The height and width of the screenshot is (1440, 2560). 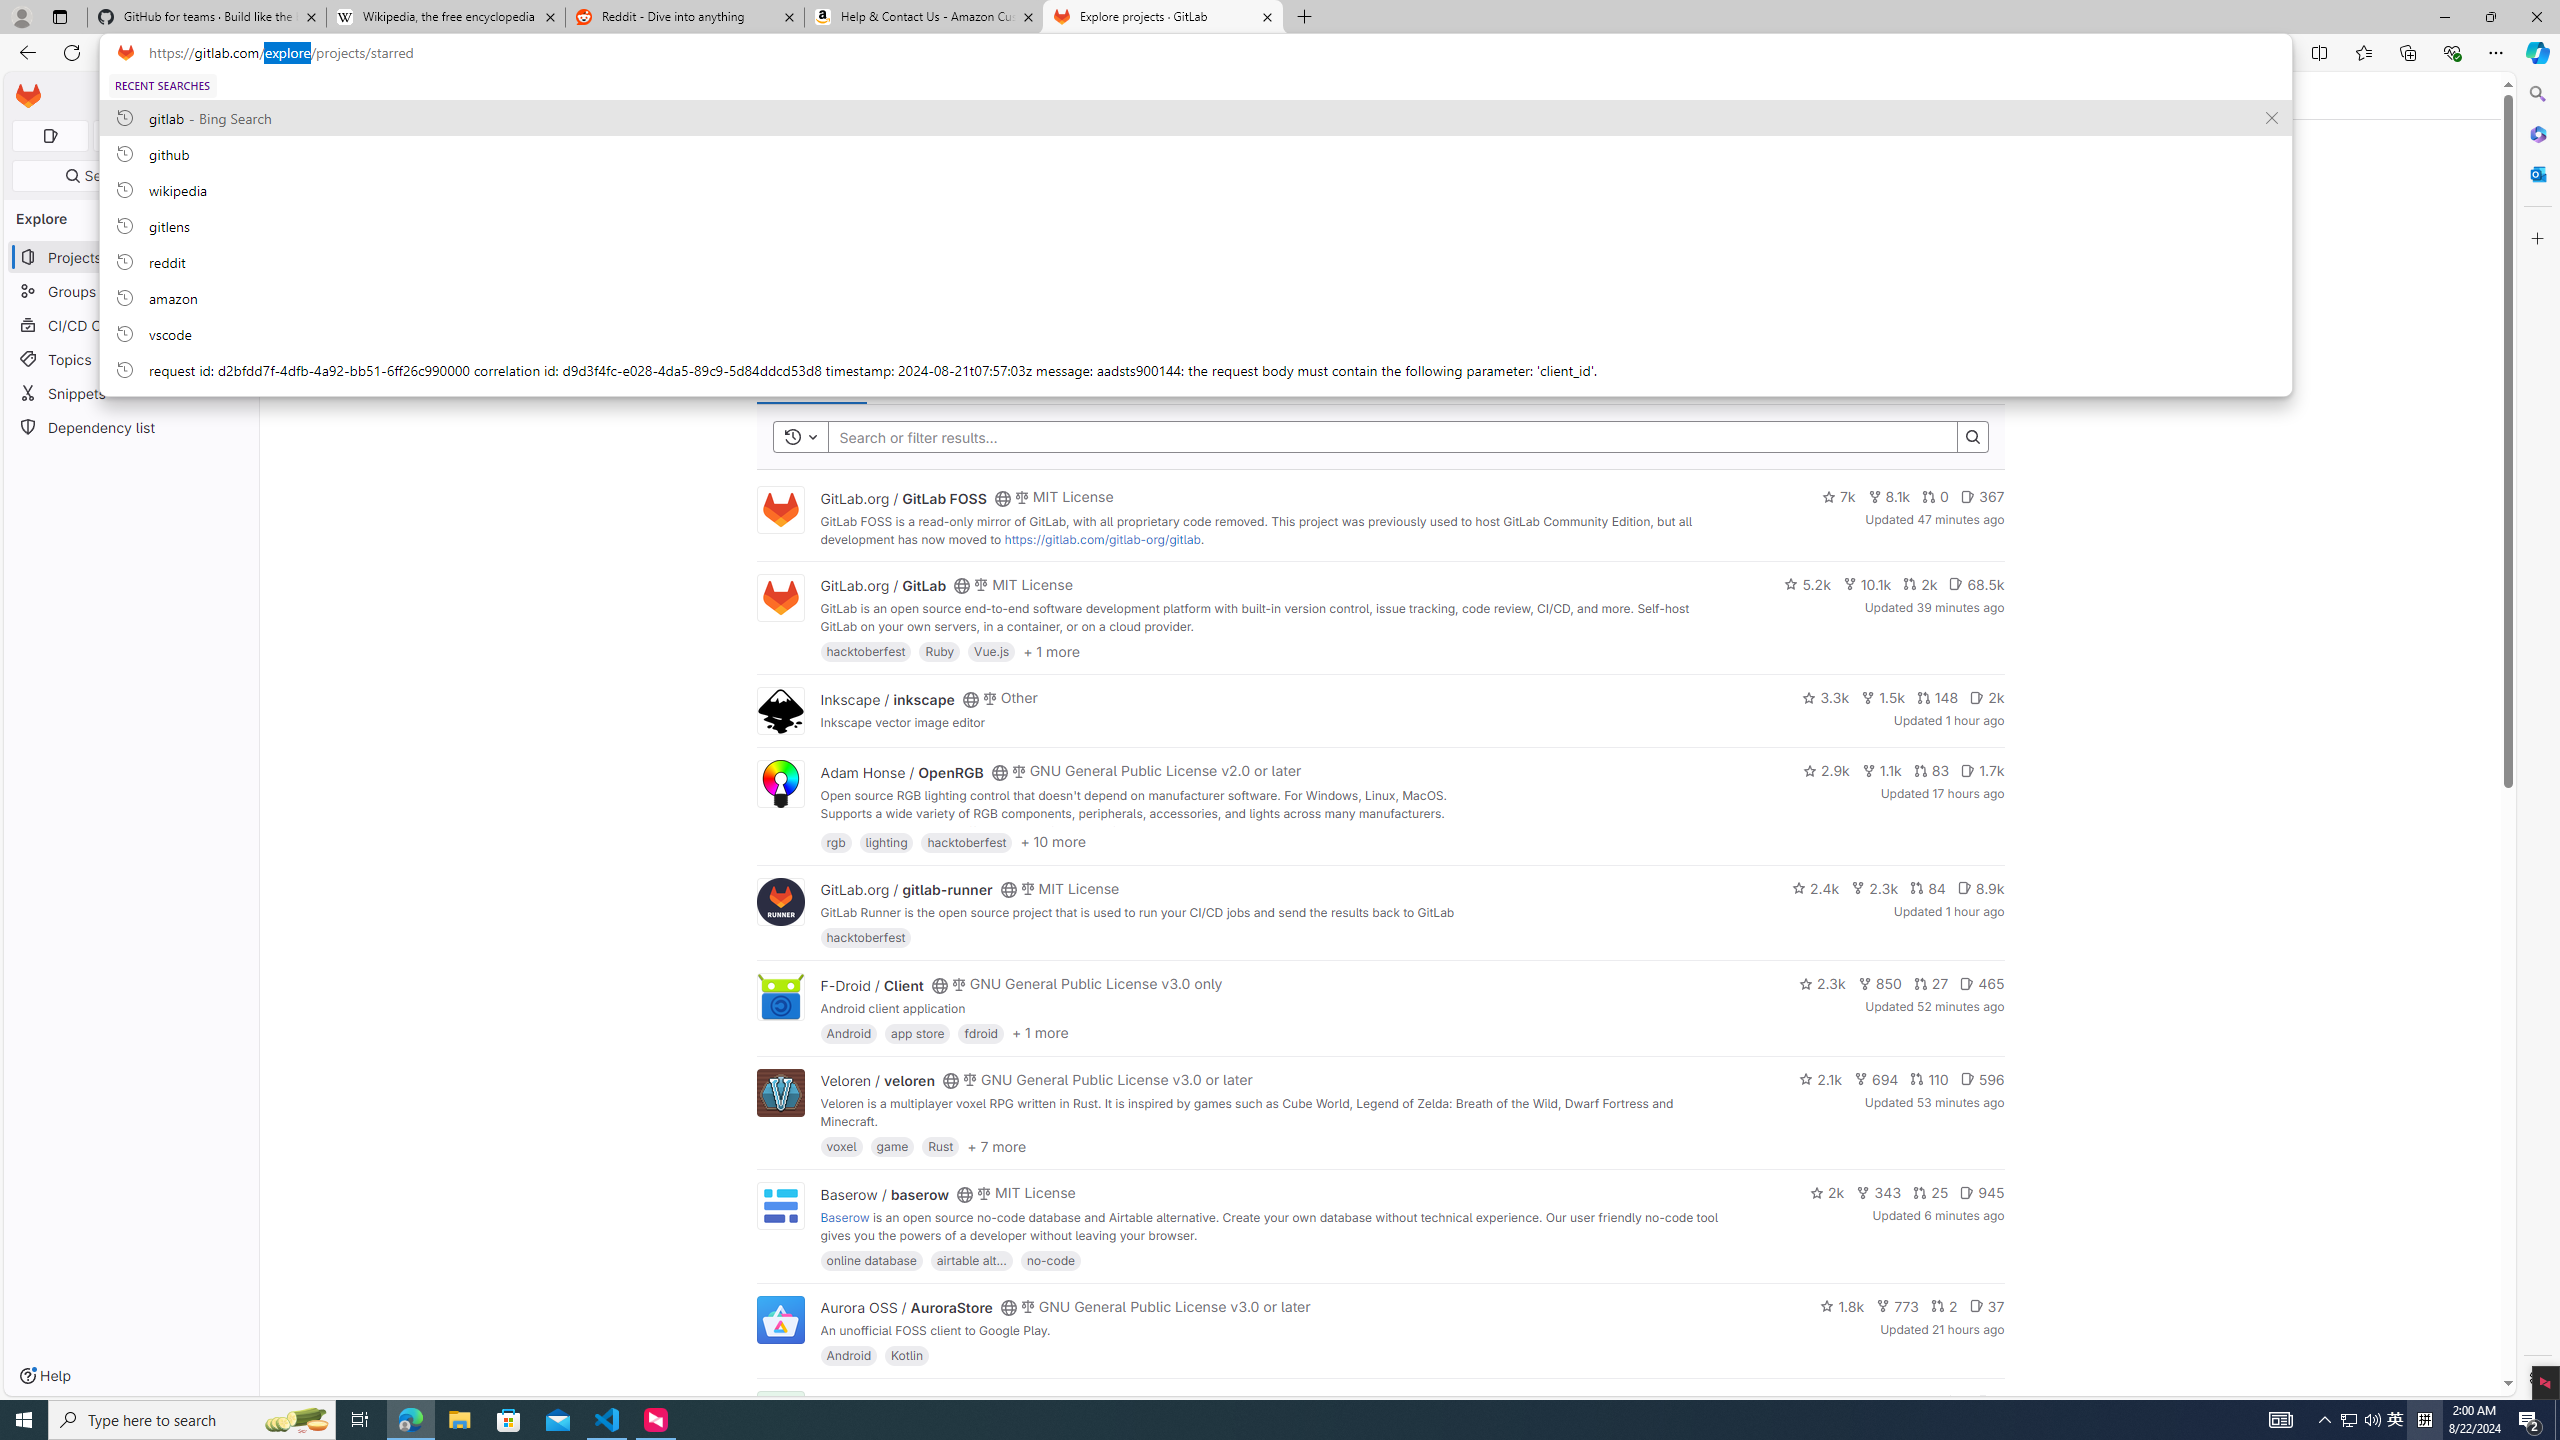 I want to click on 'Homepage', so click(x=28, y=95).